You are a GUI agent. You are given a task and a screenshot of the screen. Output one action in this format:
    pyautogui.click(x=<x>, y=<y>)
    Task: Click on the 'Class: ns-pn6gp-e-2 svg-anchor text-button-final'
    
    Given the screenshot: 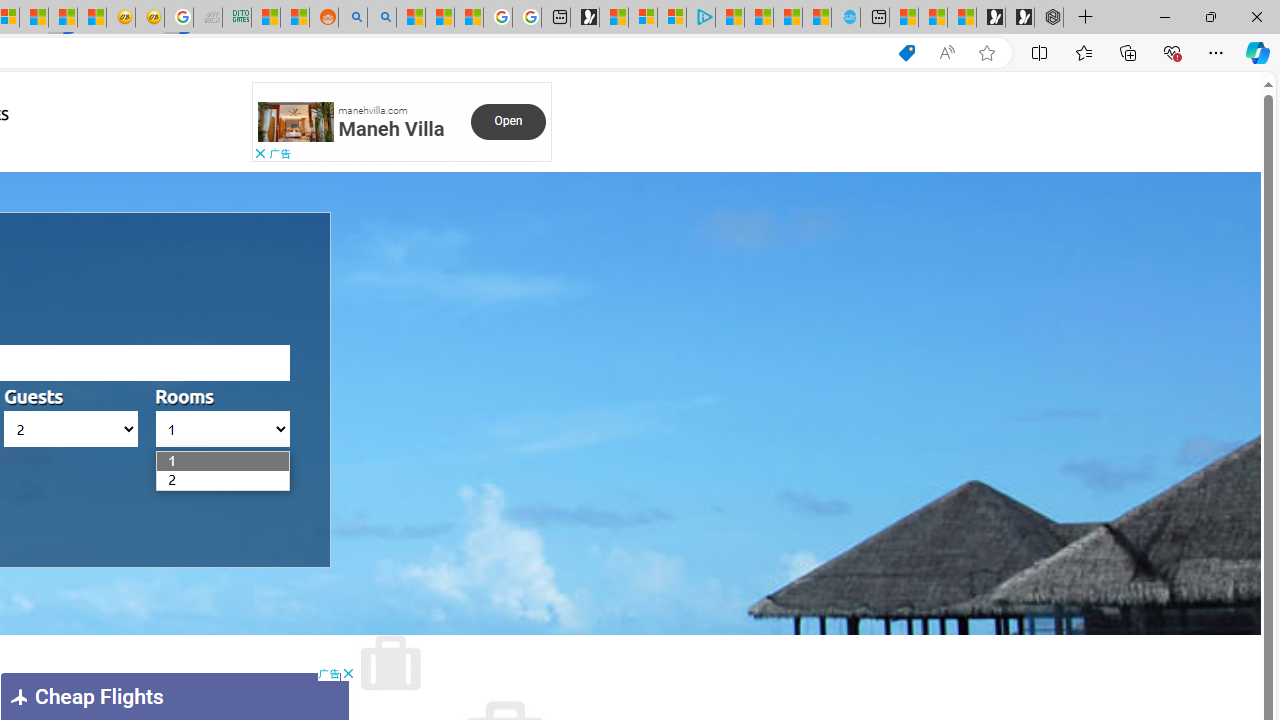 What is the action you would take?
    pyautogui.click(x=508, y=121)
    